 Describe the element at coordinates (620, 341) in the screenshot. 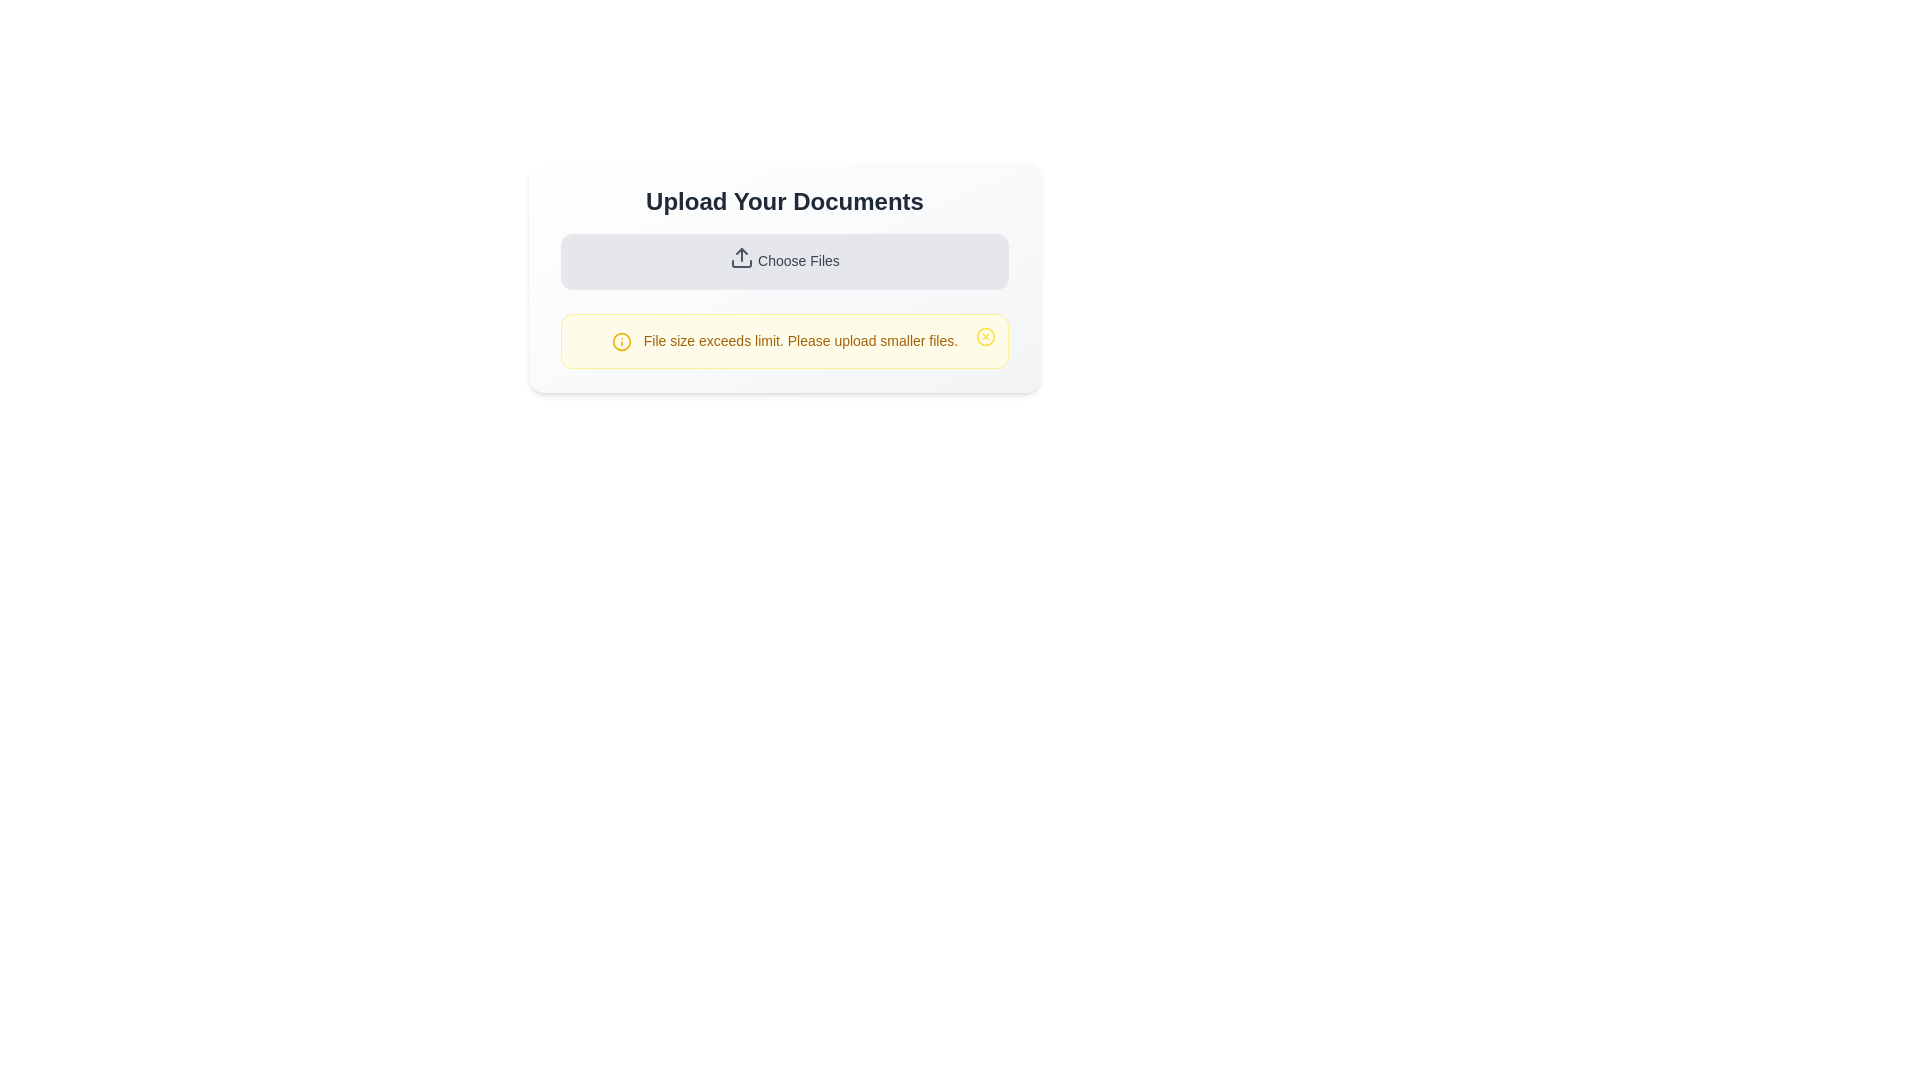

I see `yellow circular exclamation mark SVG icon located to the left of the alert message text 'File size exceeds limit. Please upload smaller files.'` at that location.